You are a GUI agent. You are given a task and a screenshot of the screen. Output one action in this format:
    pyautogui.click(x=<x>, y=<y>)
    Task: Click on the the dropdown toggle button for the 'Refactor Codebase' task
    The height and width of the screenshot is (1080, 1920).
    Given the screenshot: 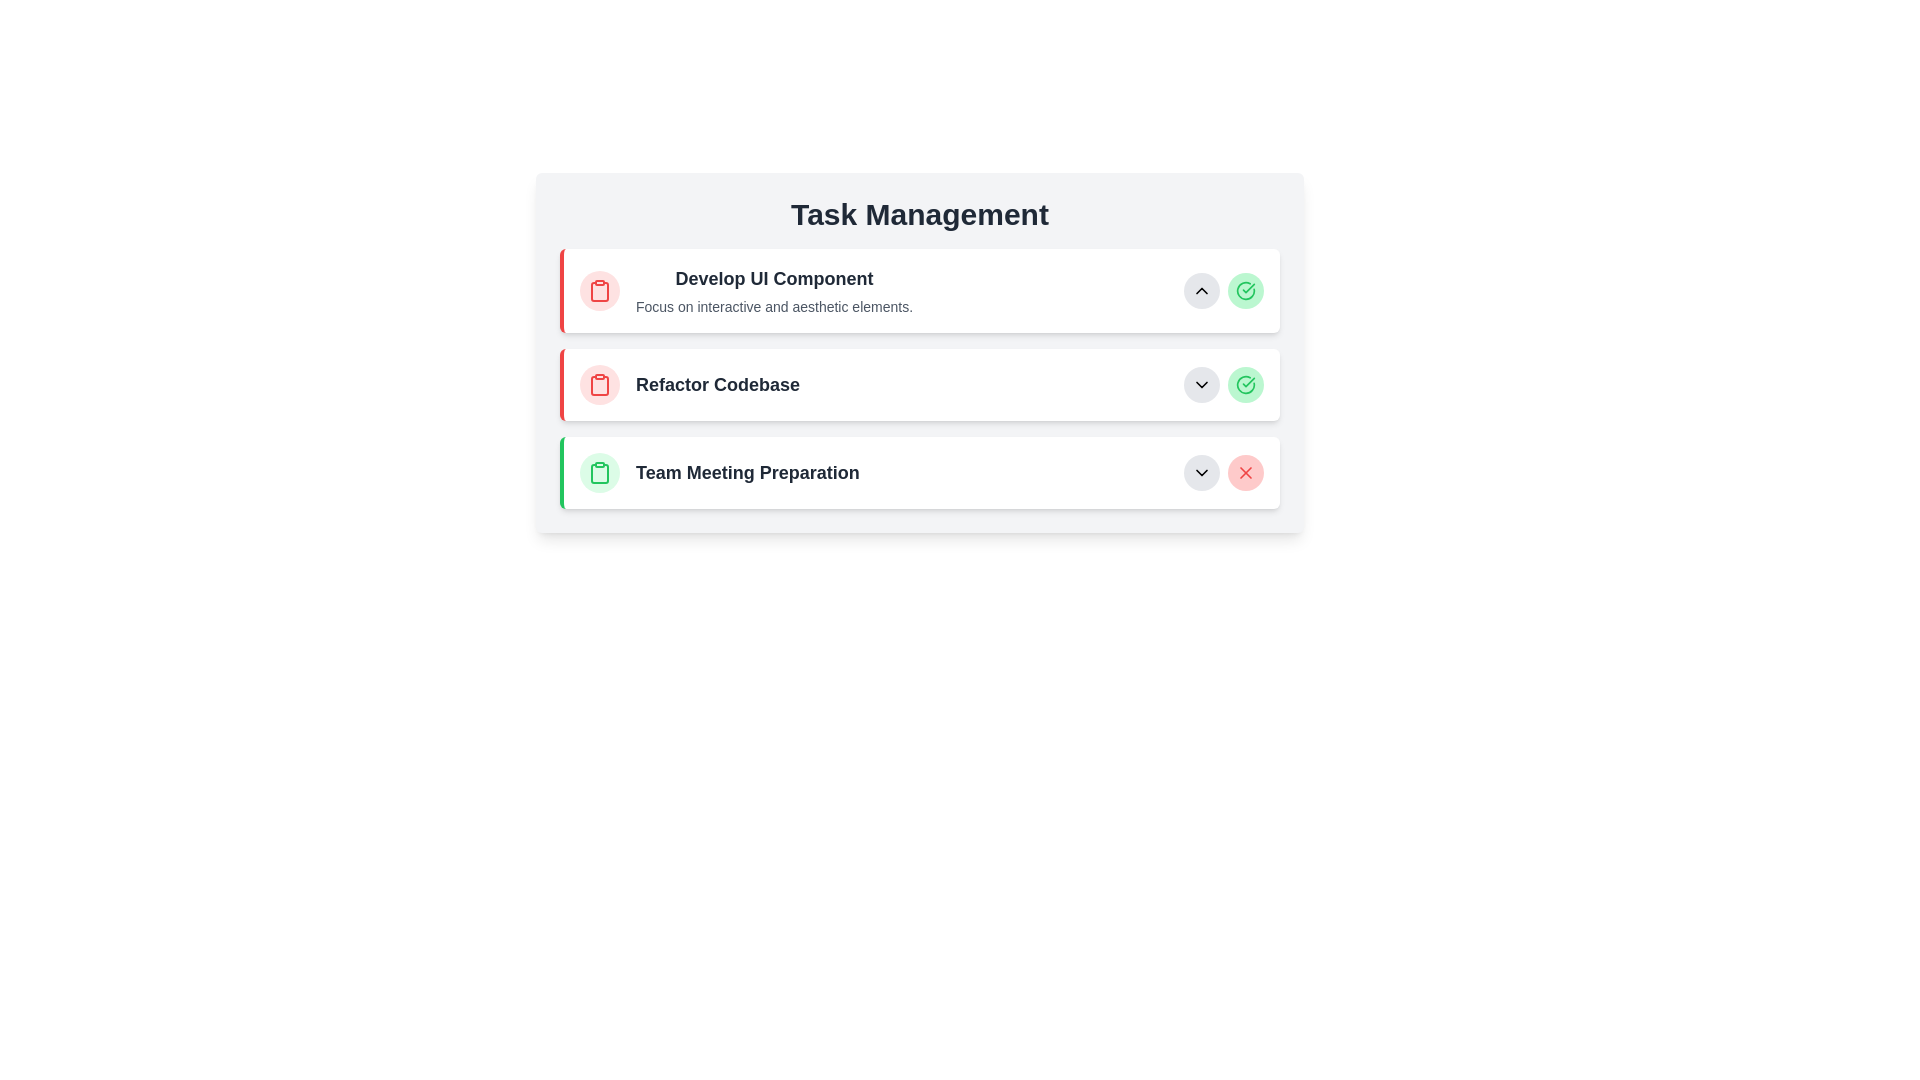 What is the action you would take?
    pyautogui.click(x=1200, y=385)
    